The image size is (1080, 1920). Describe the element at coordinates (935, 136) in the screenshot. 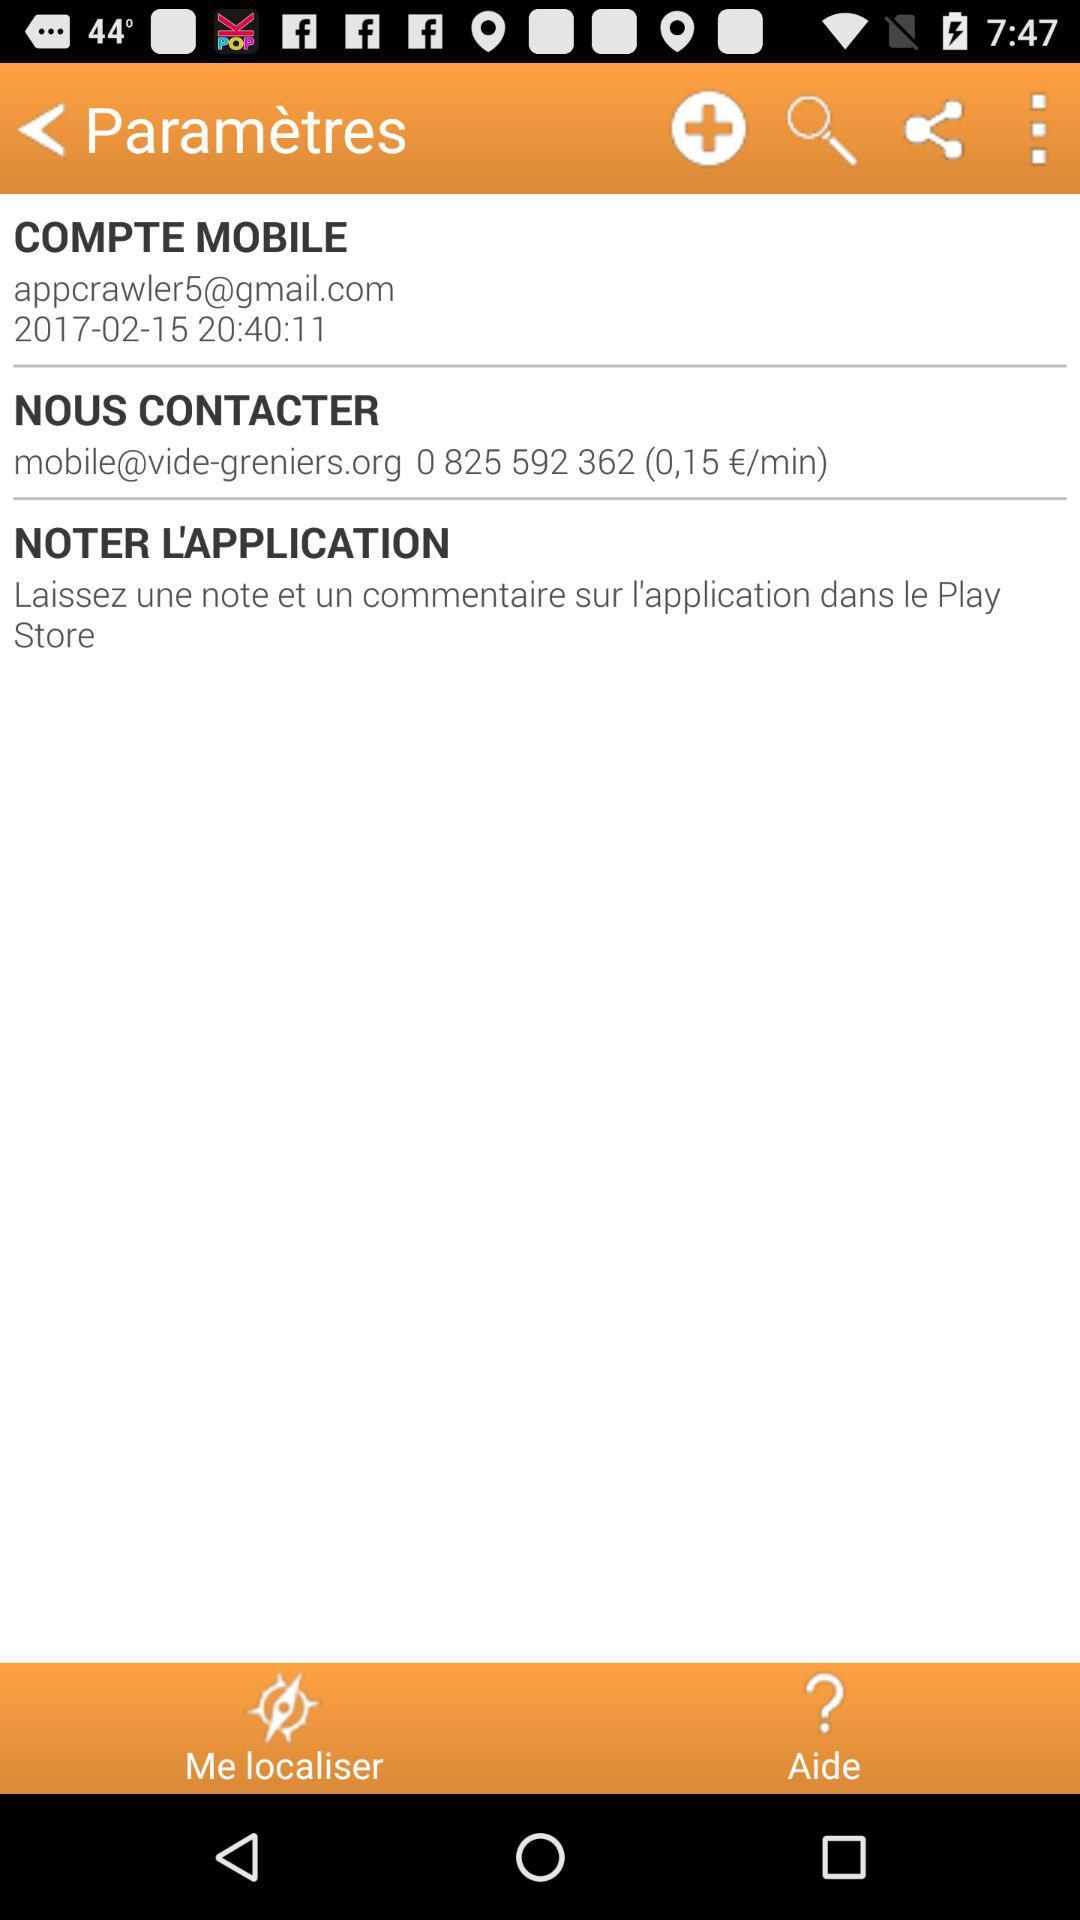

I see `the share icon` at that location.